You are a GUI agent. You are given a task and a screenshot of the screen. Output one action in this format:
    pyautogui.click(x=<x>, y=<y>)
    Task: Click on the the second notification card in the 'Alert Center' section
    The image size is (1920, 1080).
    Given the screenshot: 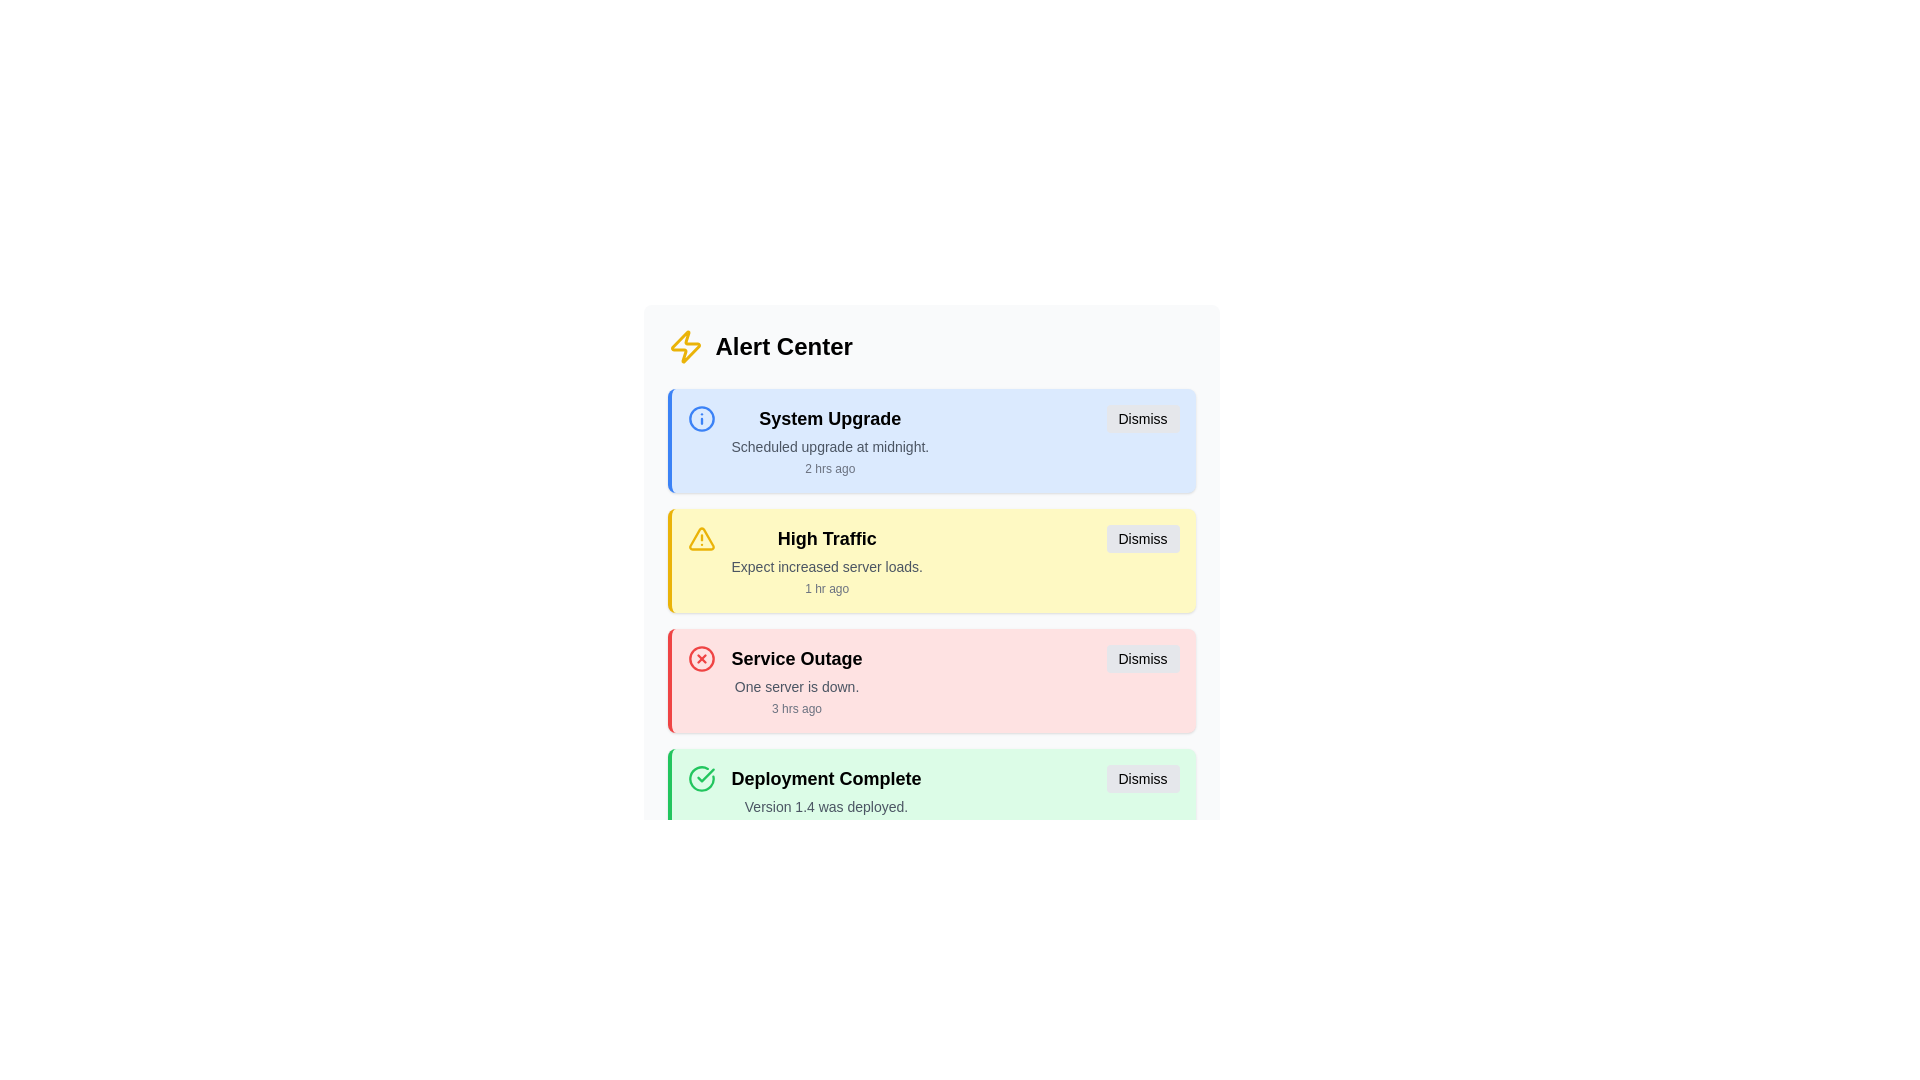 What is the action you would take?
    pyautogui.click(x=930, y=550)
    